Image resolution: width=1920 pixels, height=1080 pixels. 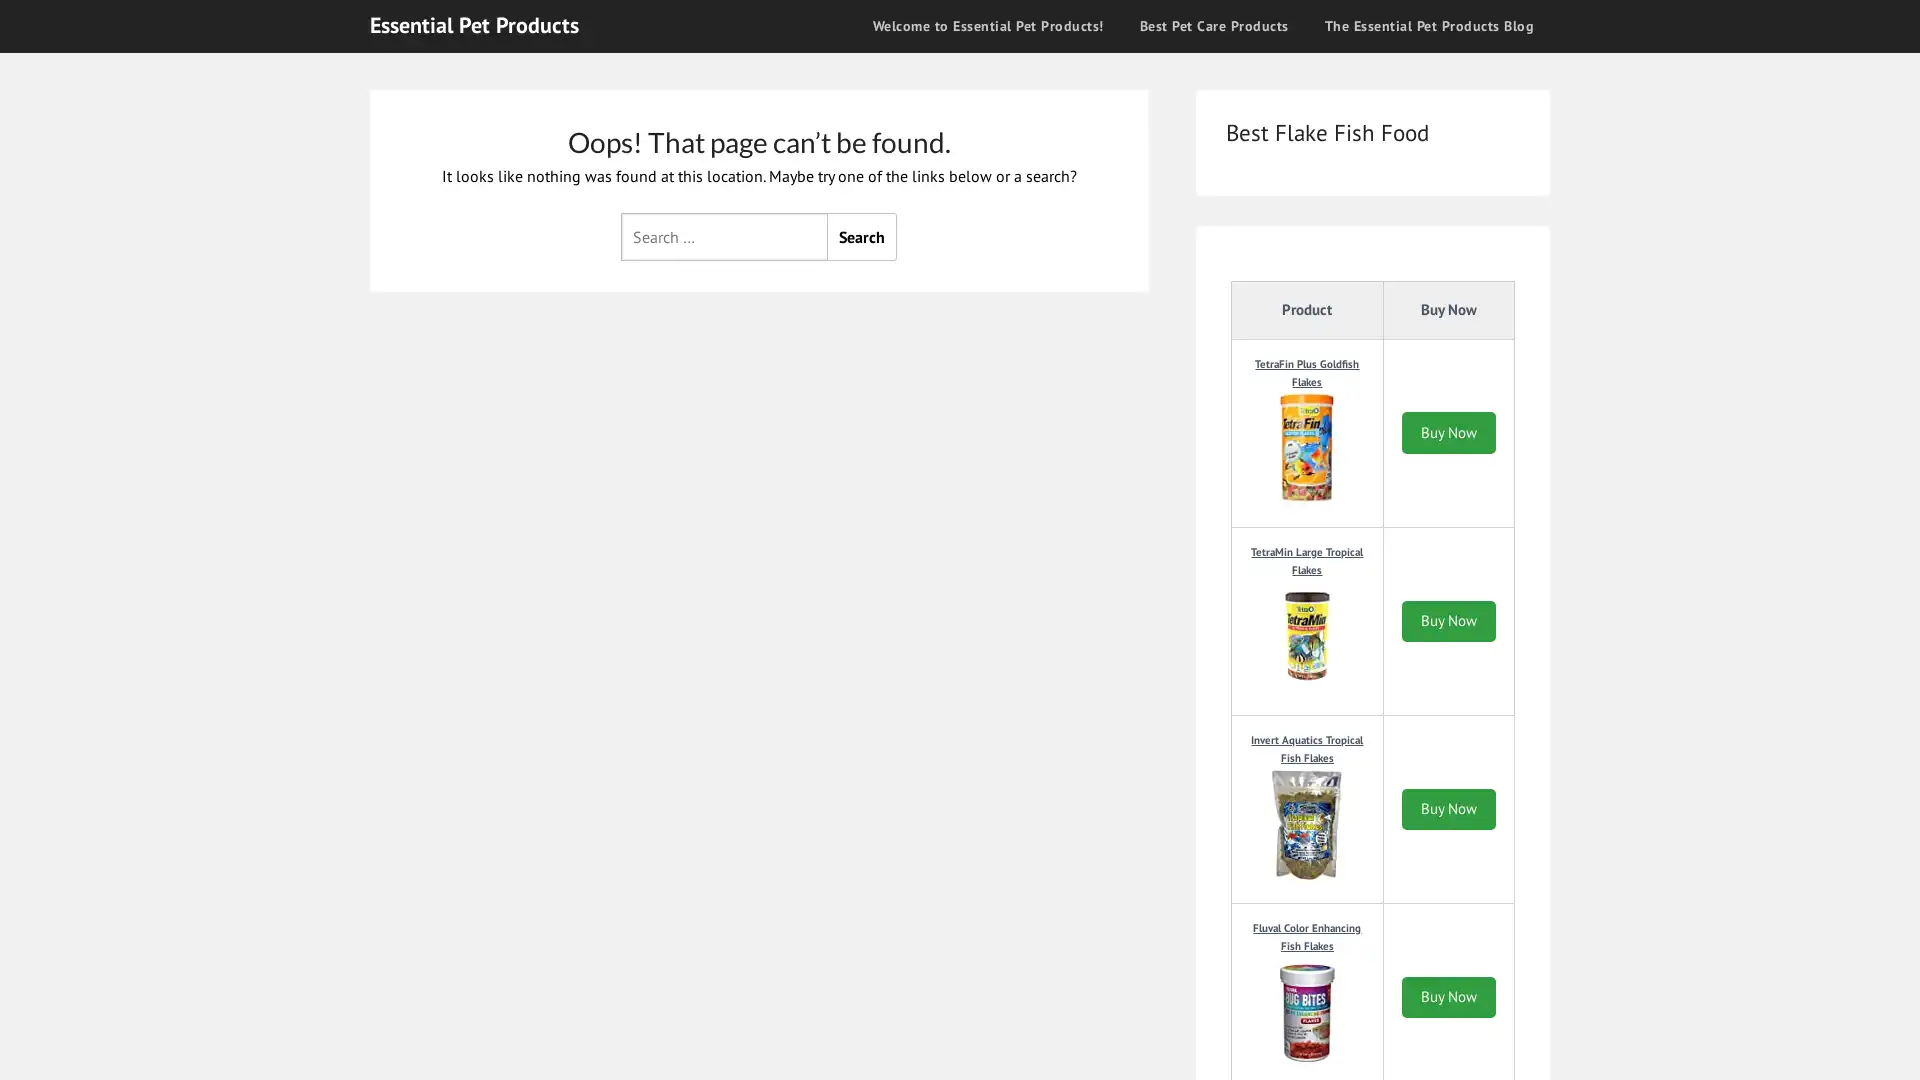 What do you see at coordinates (862, 234) in the screenshot?
I see `Search` at bounding box center [862, 234].